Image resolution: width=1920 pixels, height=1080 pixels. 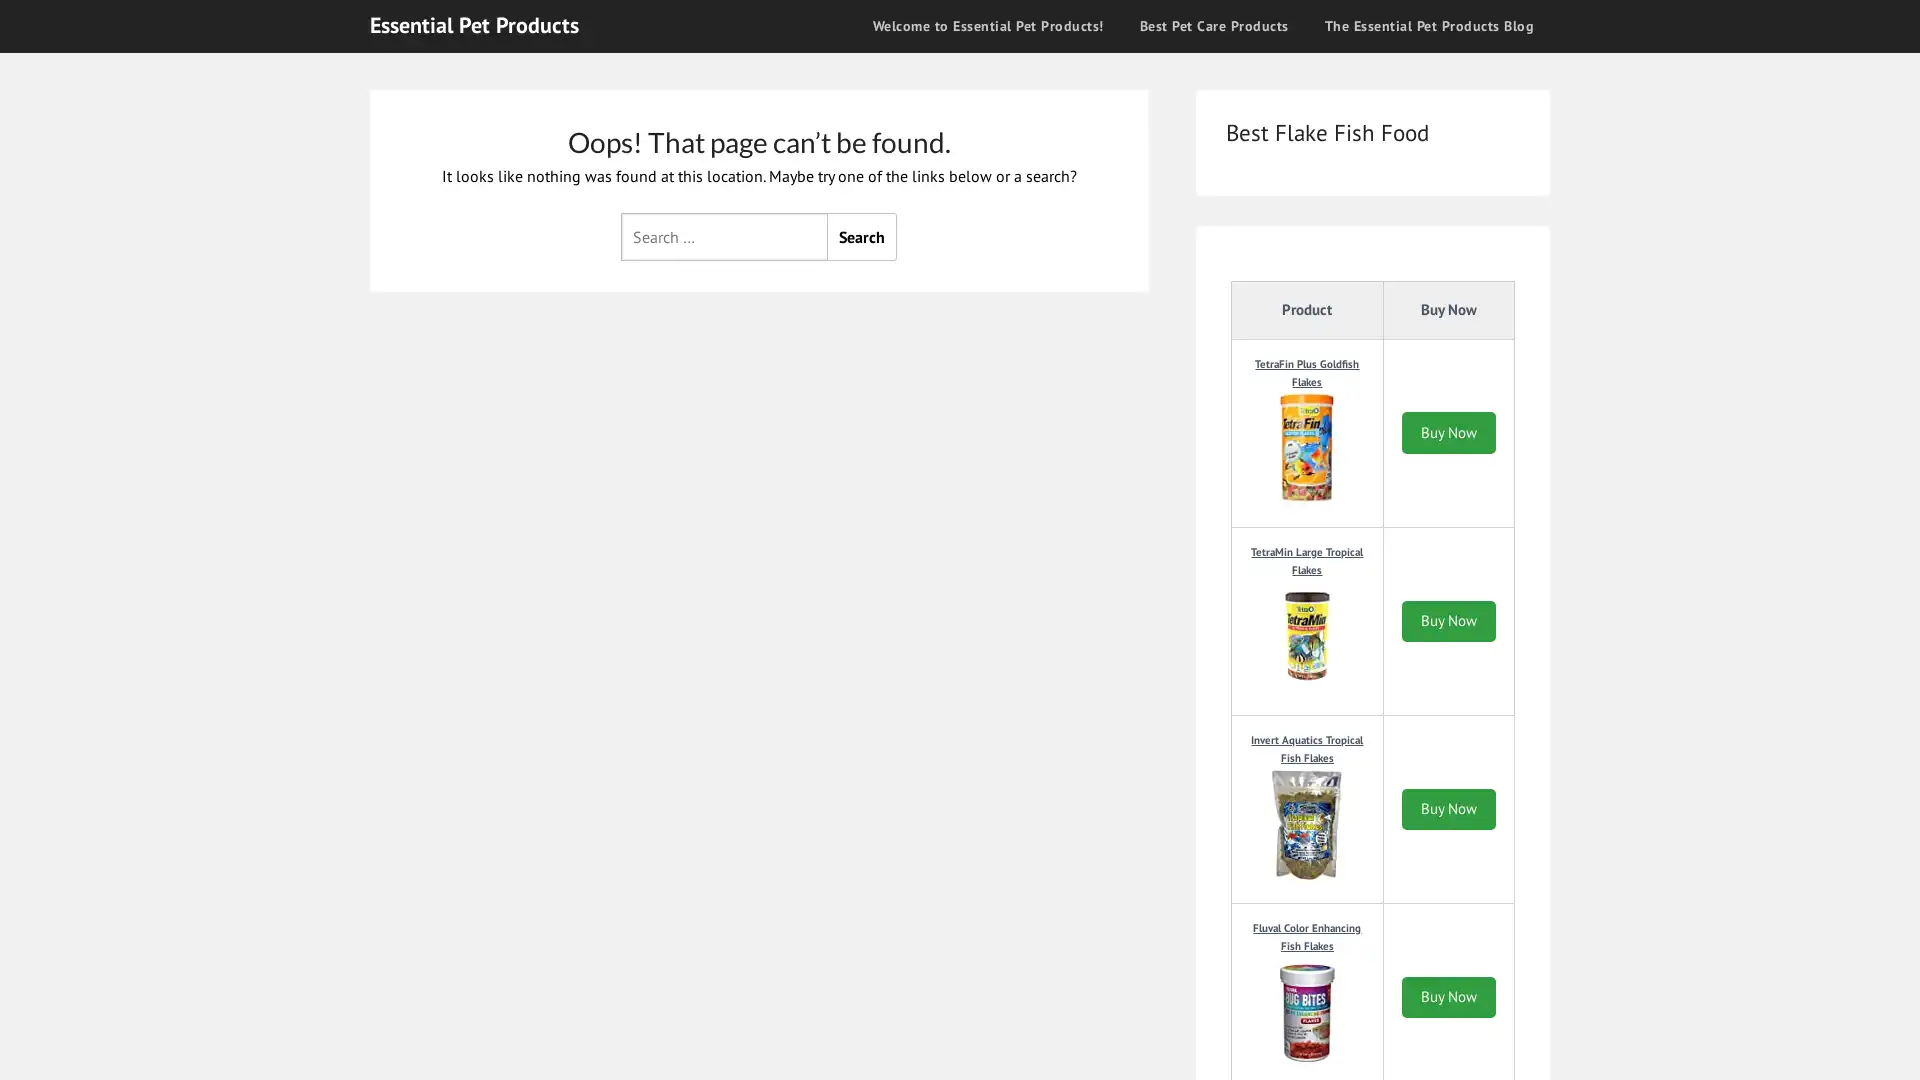 What do you see at coordinates (862, 234) in the screenshot?
I see `Search` at bounding box center [862, 234].